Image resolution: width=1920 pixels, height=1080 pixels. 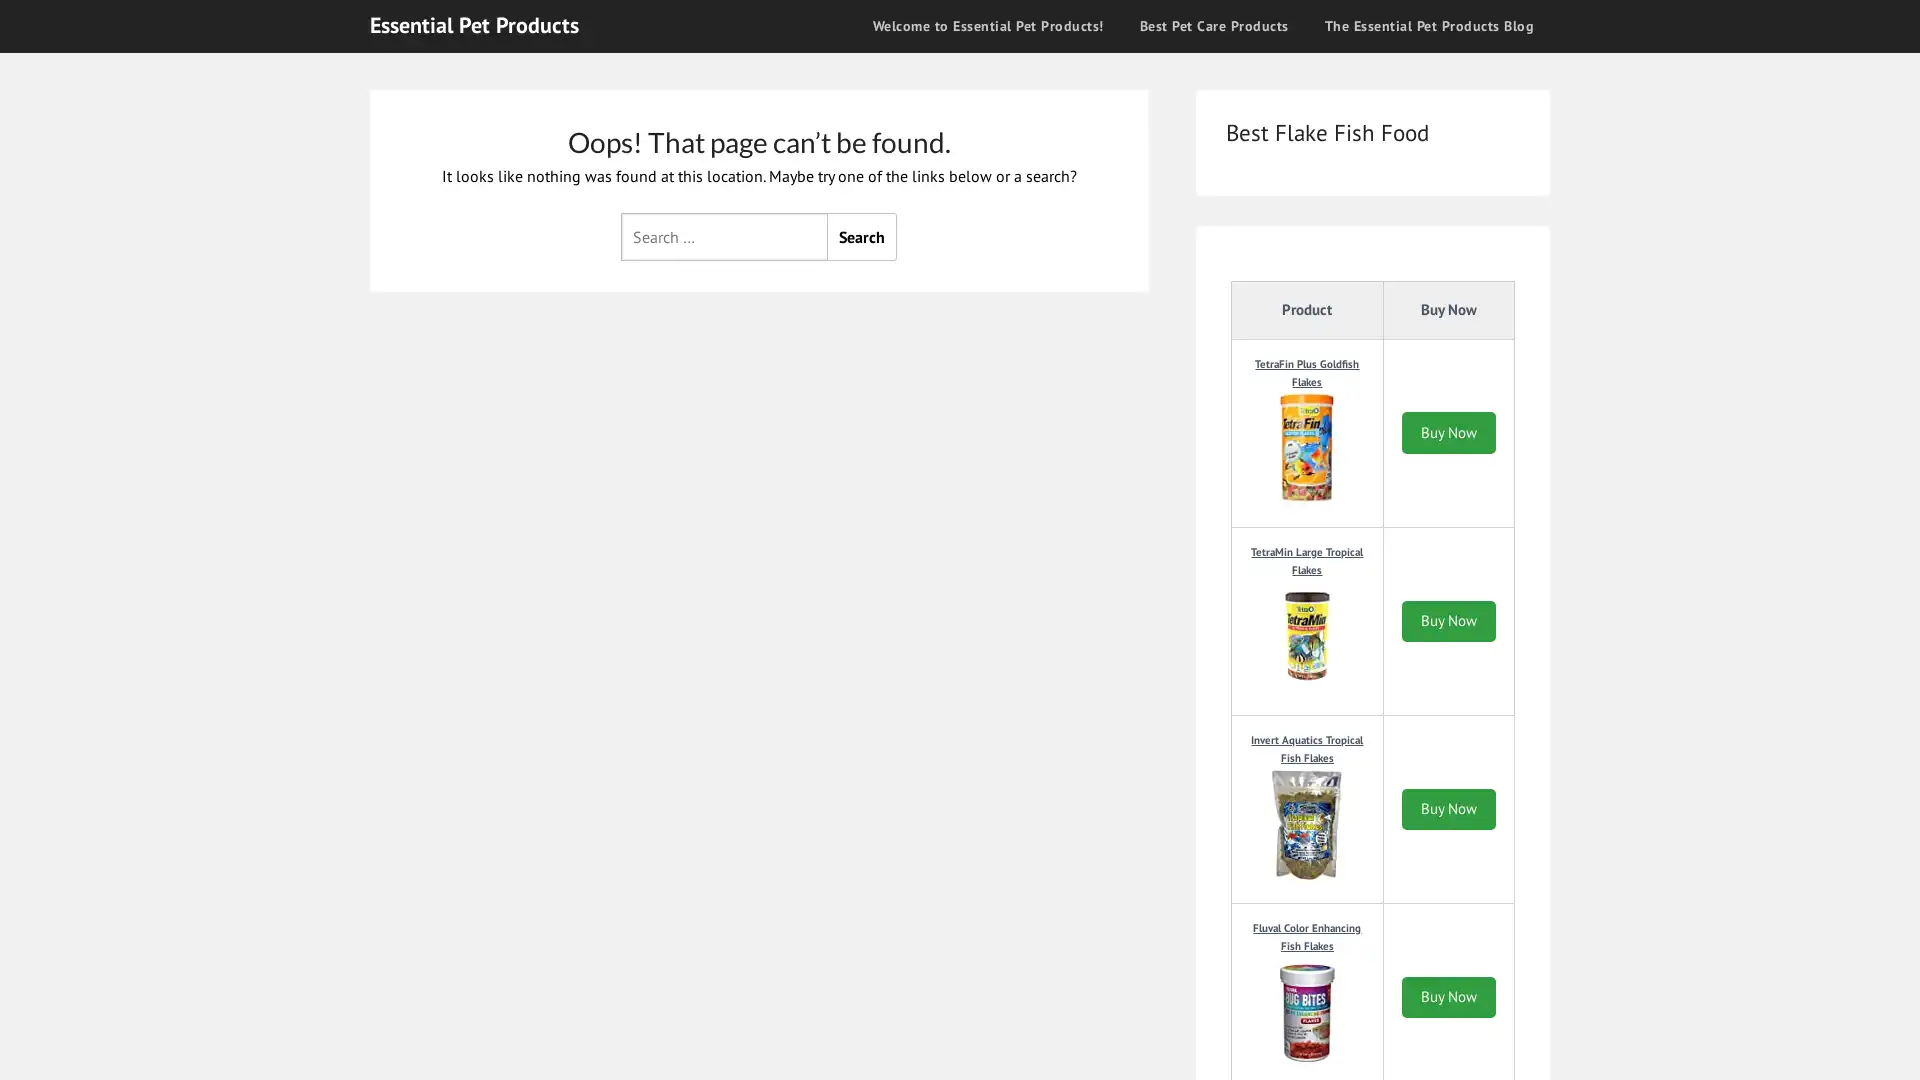 What do you see at coordinates (862, 234) in the screenshot?
I see `Search` at bounding box center [862, 234].